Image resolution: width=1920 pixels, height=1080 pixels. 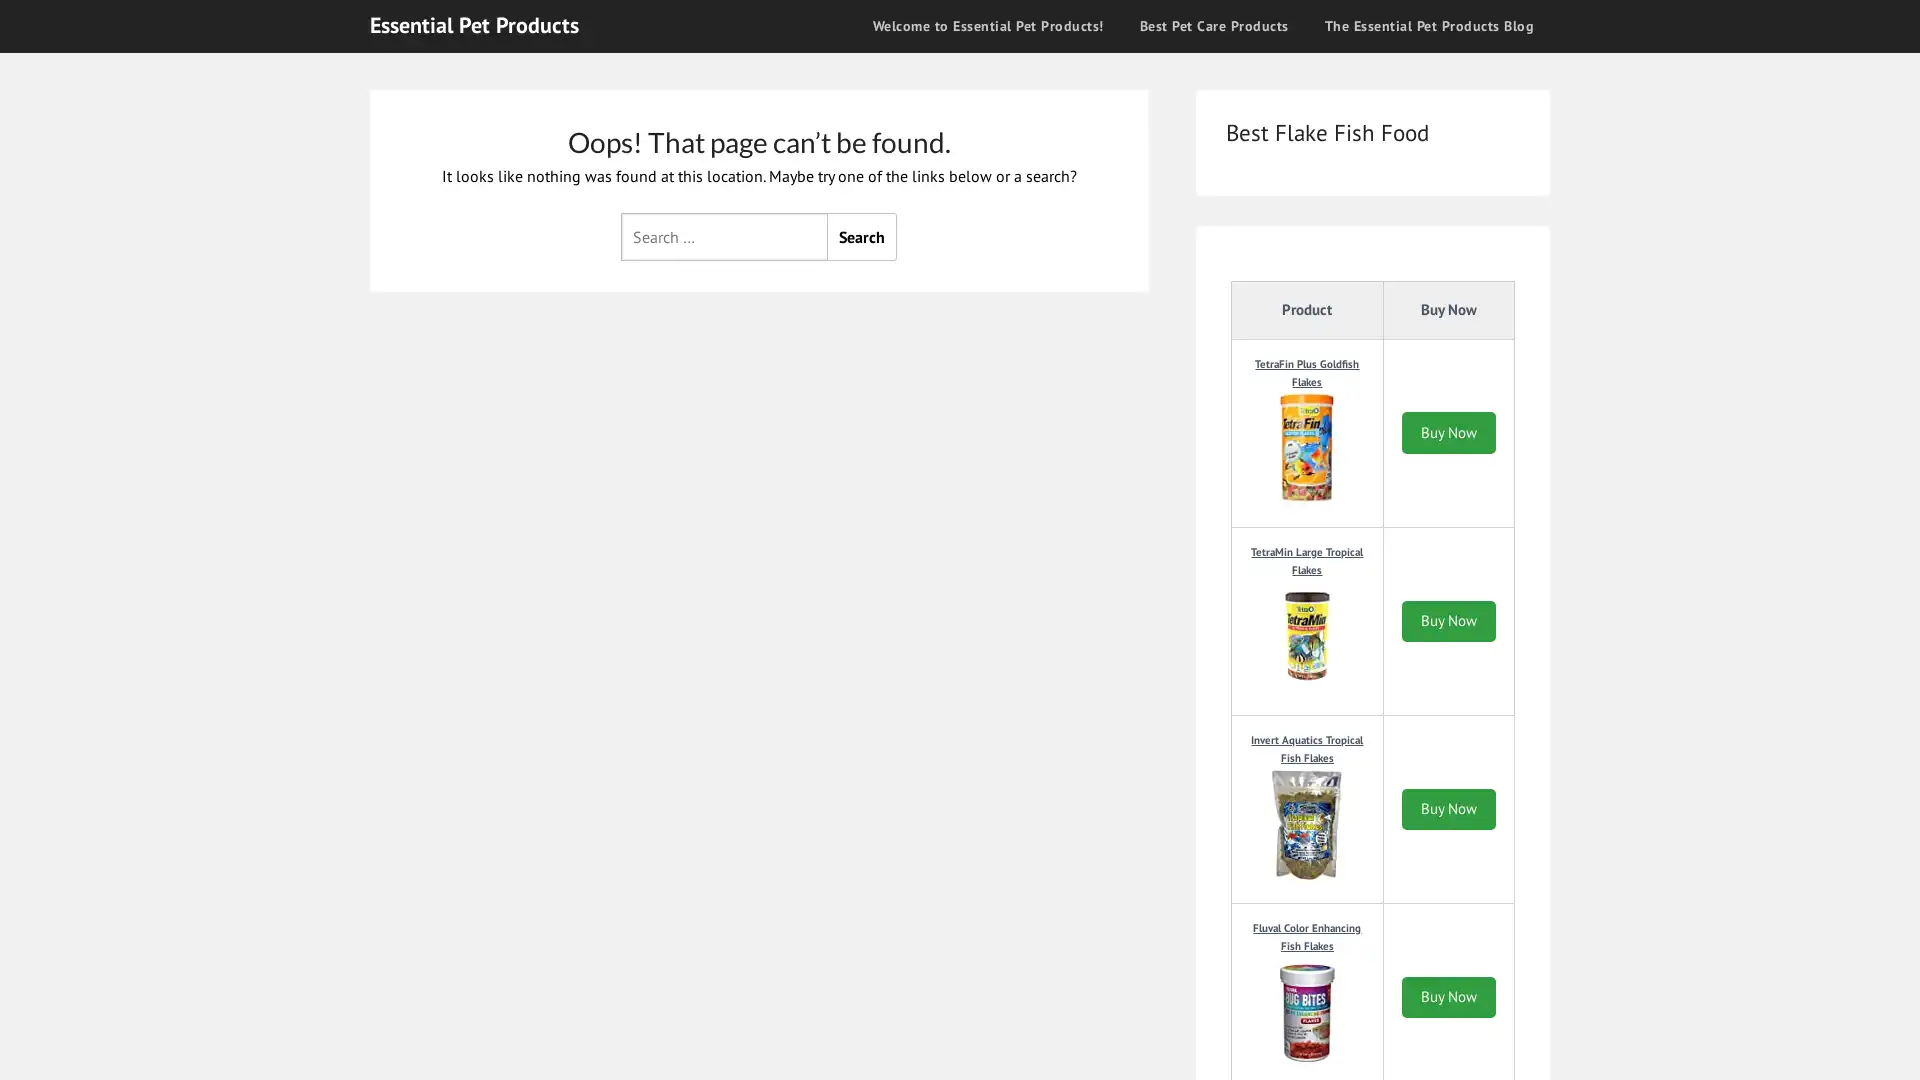 What do you see at coordinates (862, 234) in the screenshot?
I see `Search` at bounding box center [862, 234].